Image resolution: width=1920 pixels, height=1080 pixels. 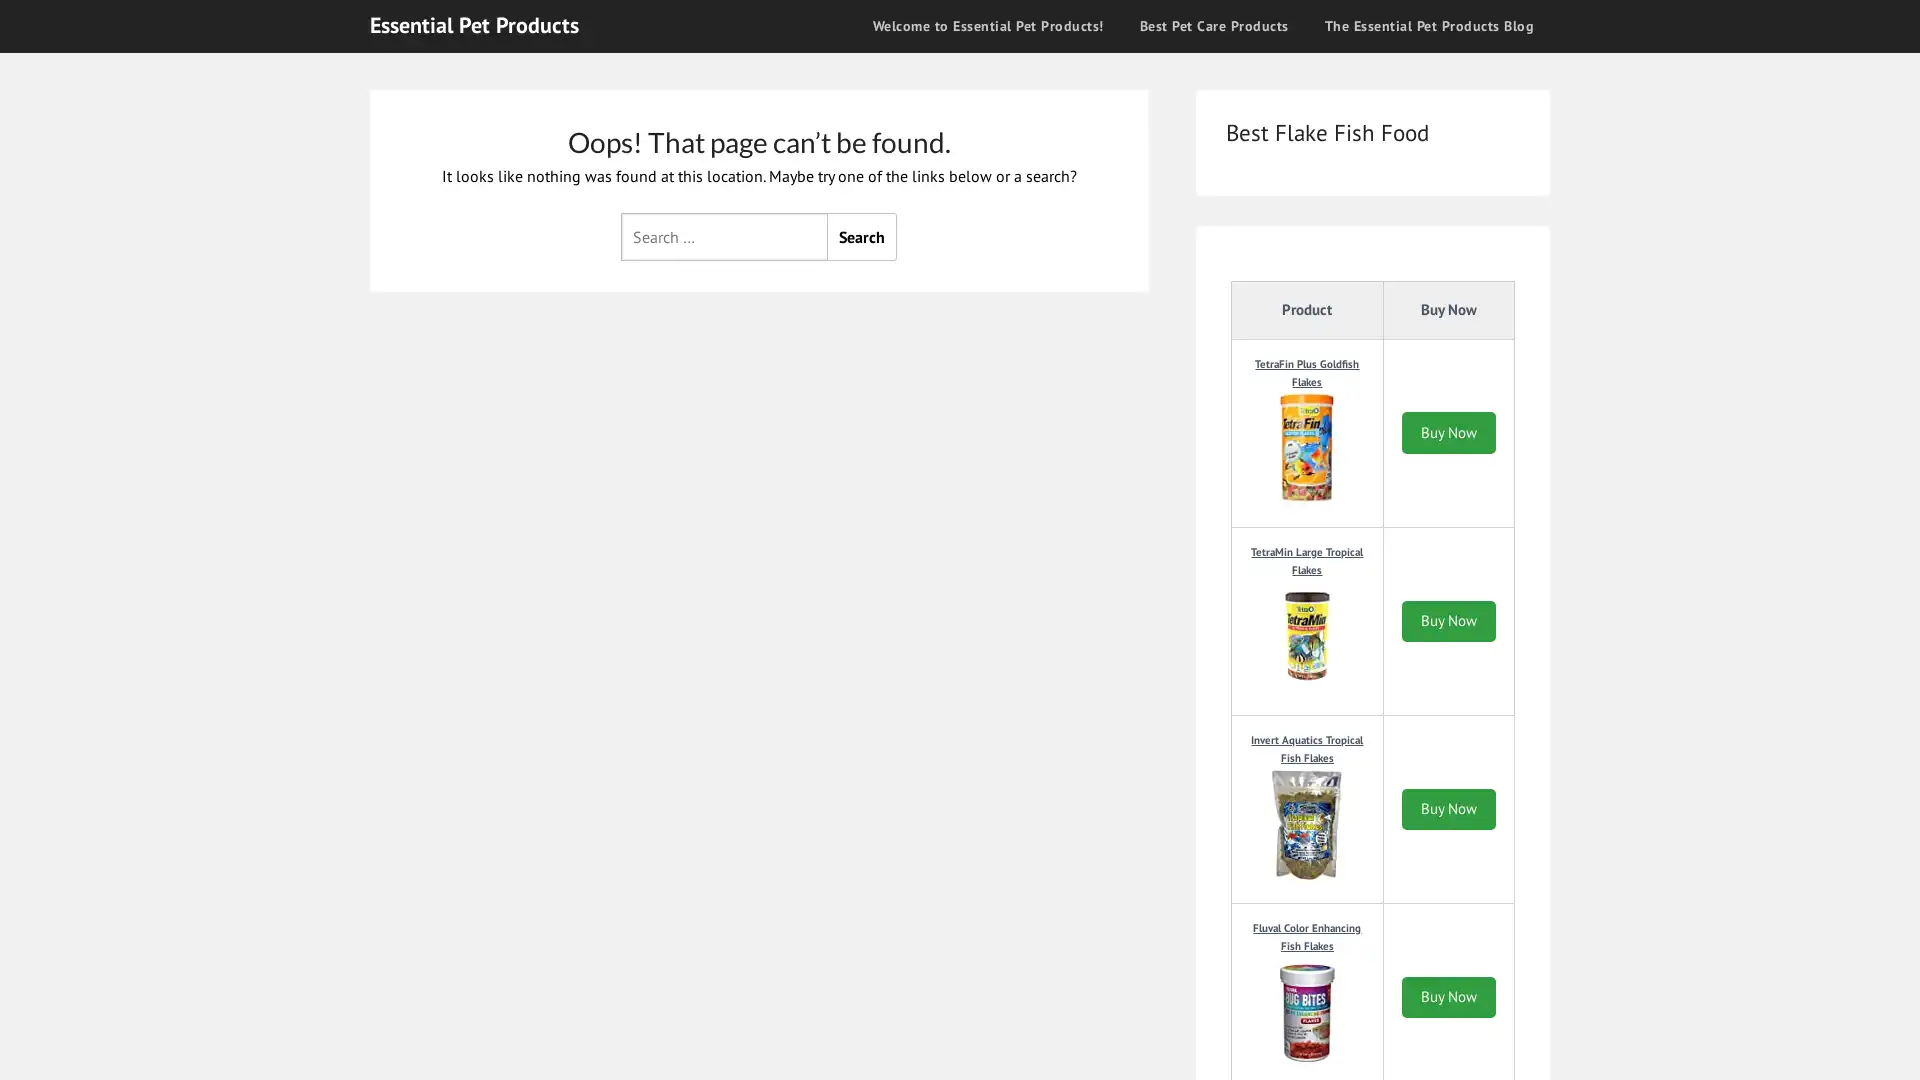 What do you see at coordinates (862, 234) in the screenshot?
I see `Search` at bounding box center [862, 234].